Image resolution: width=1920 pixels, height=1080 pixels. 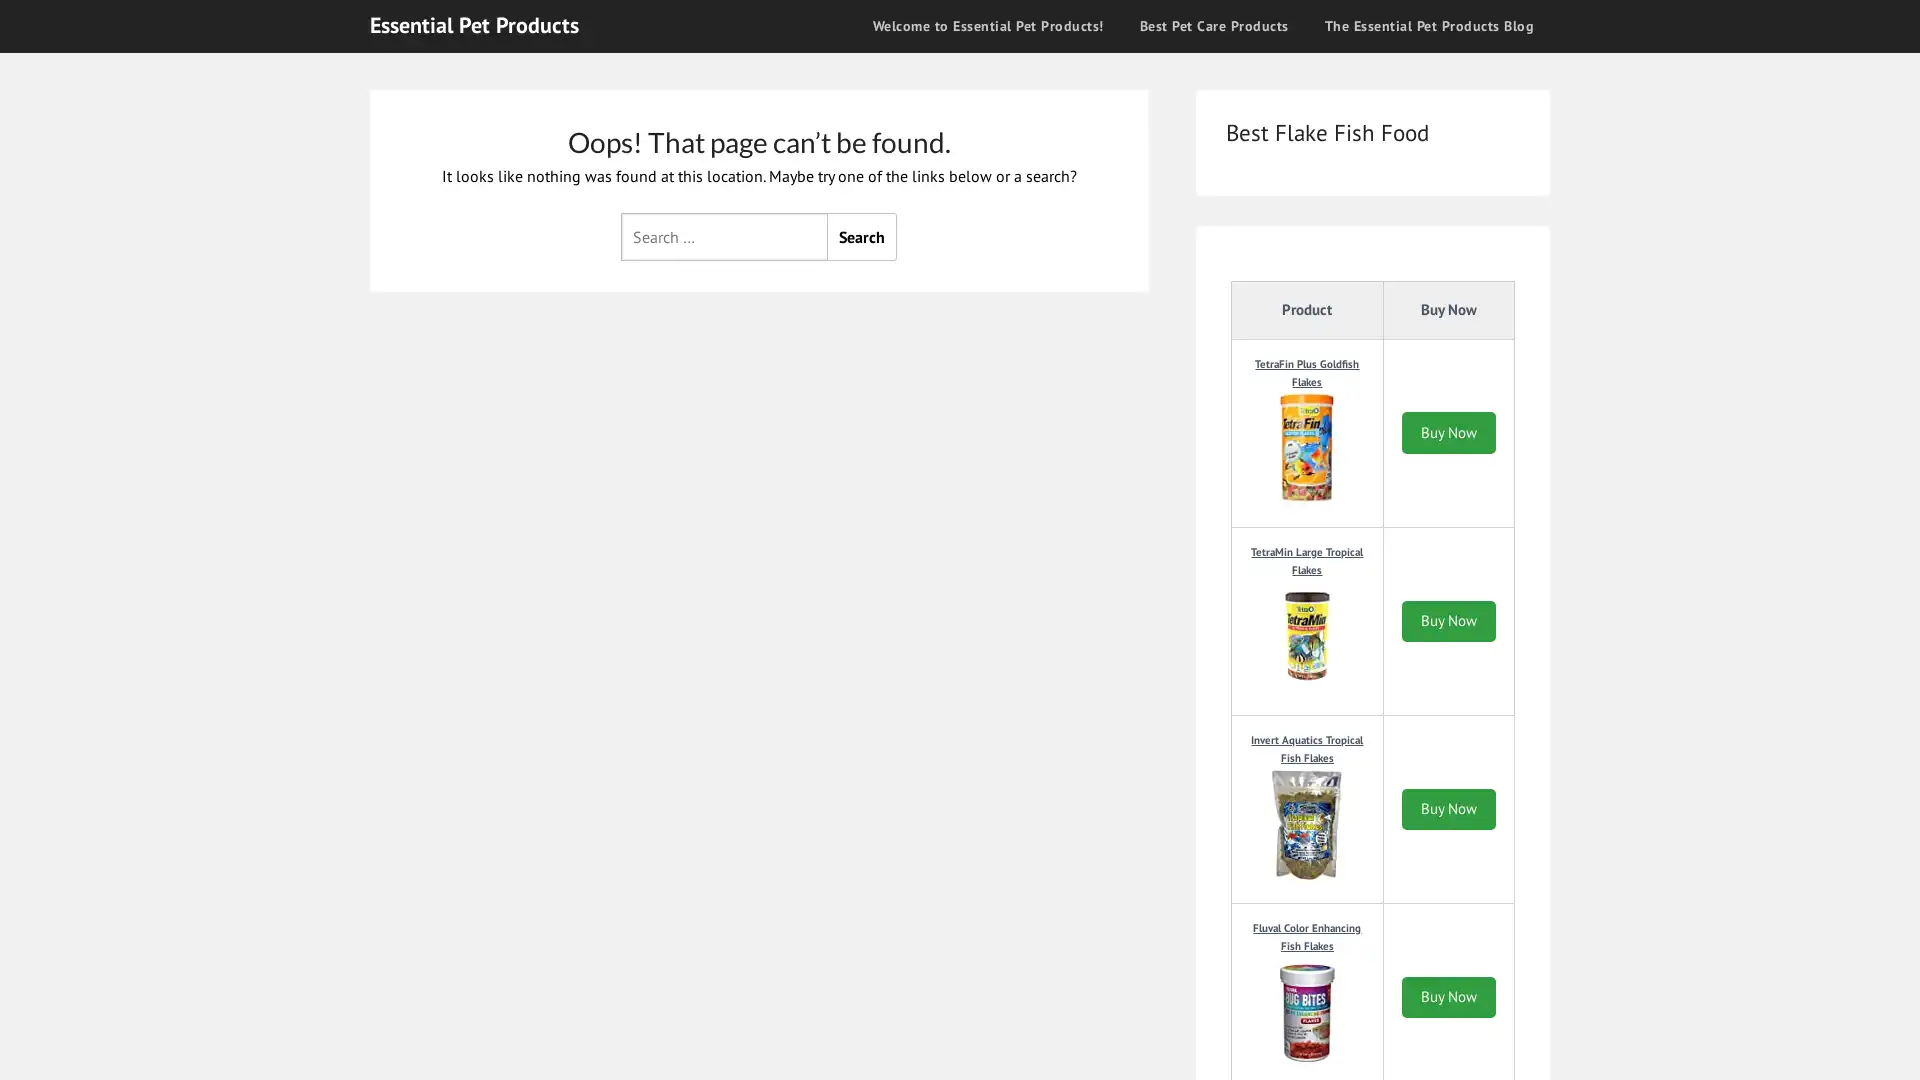 What do you see at coordinates (862, 234) in the screenshot?
I see `Search` at bounding box center [862, 234].